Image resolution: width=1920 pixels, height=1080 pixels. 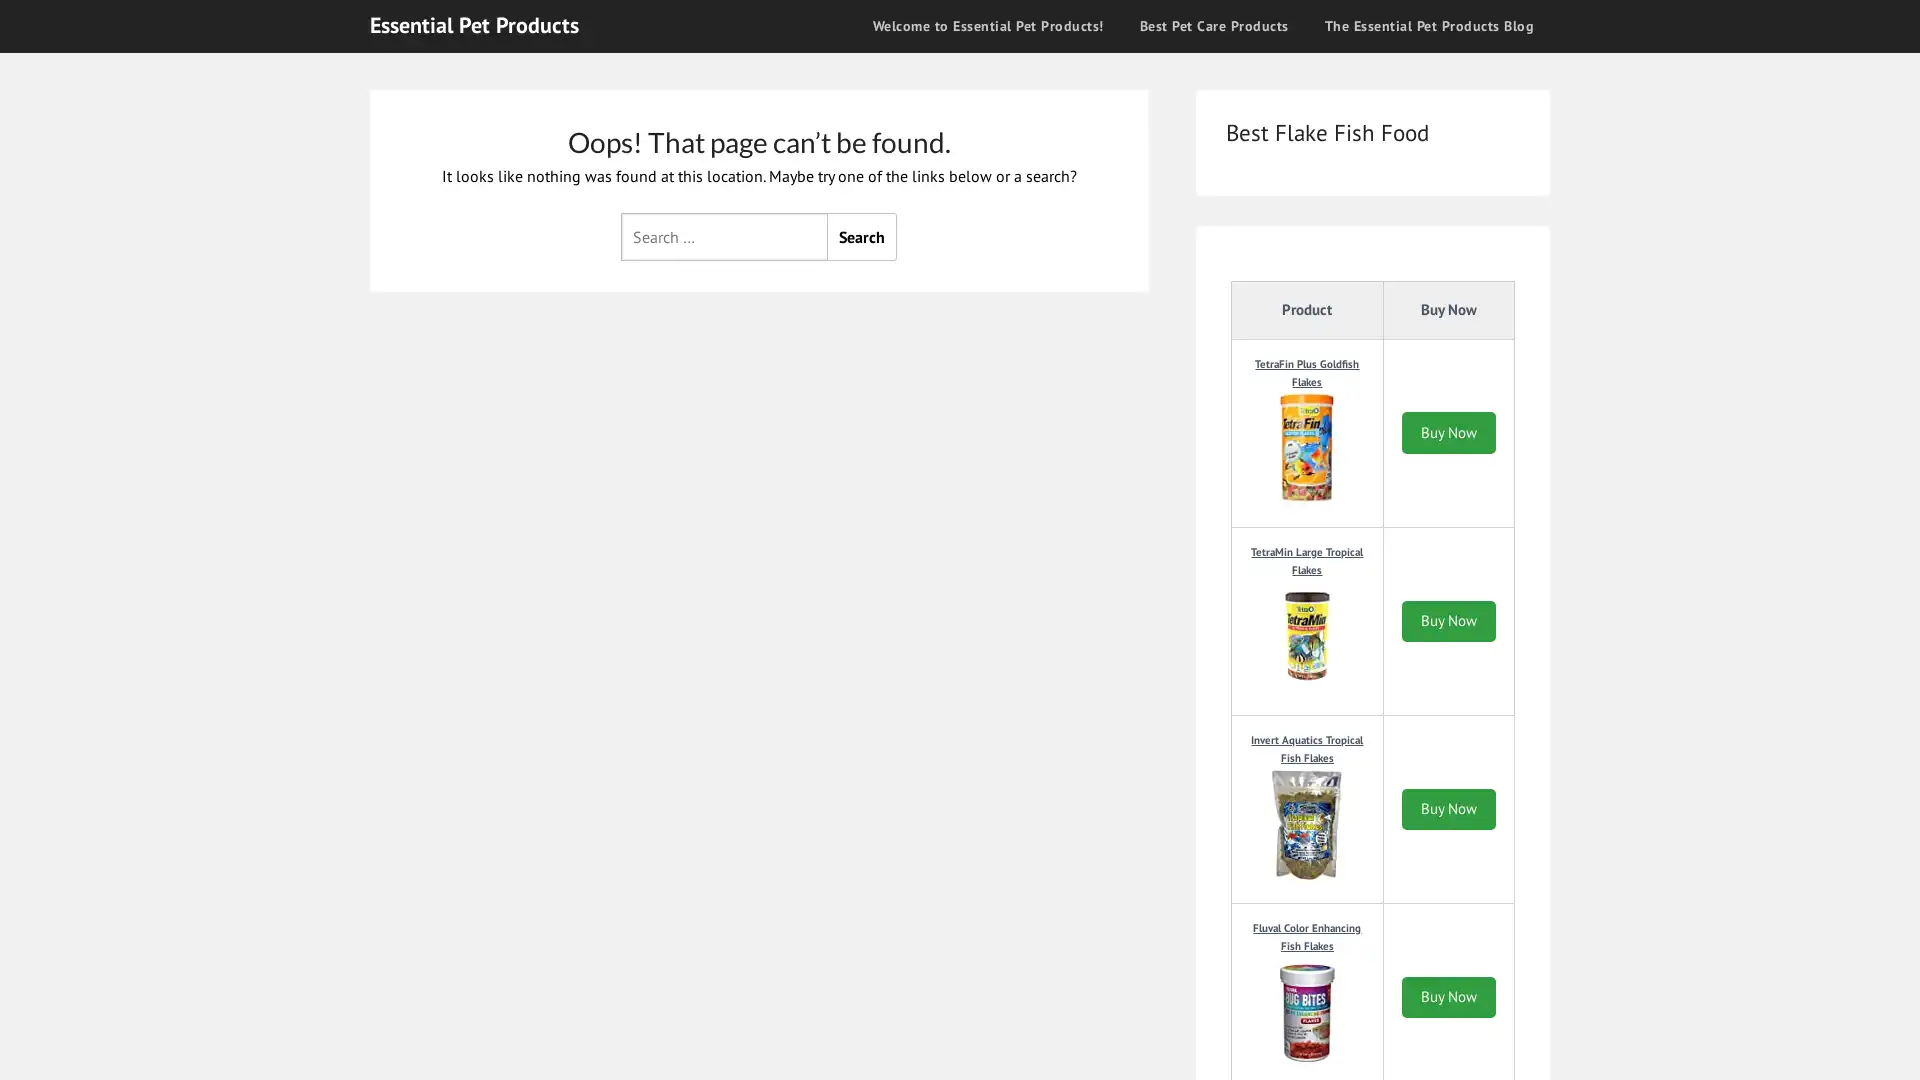 What do you see at coordinates (862, 234) in the screenshot?
I see `Search` at bounding box center [862, 234].